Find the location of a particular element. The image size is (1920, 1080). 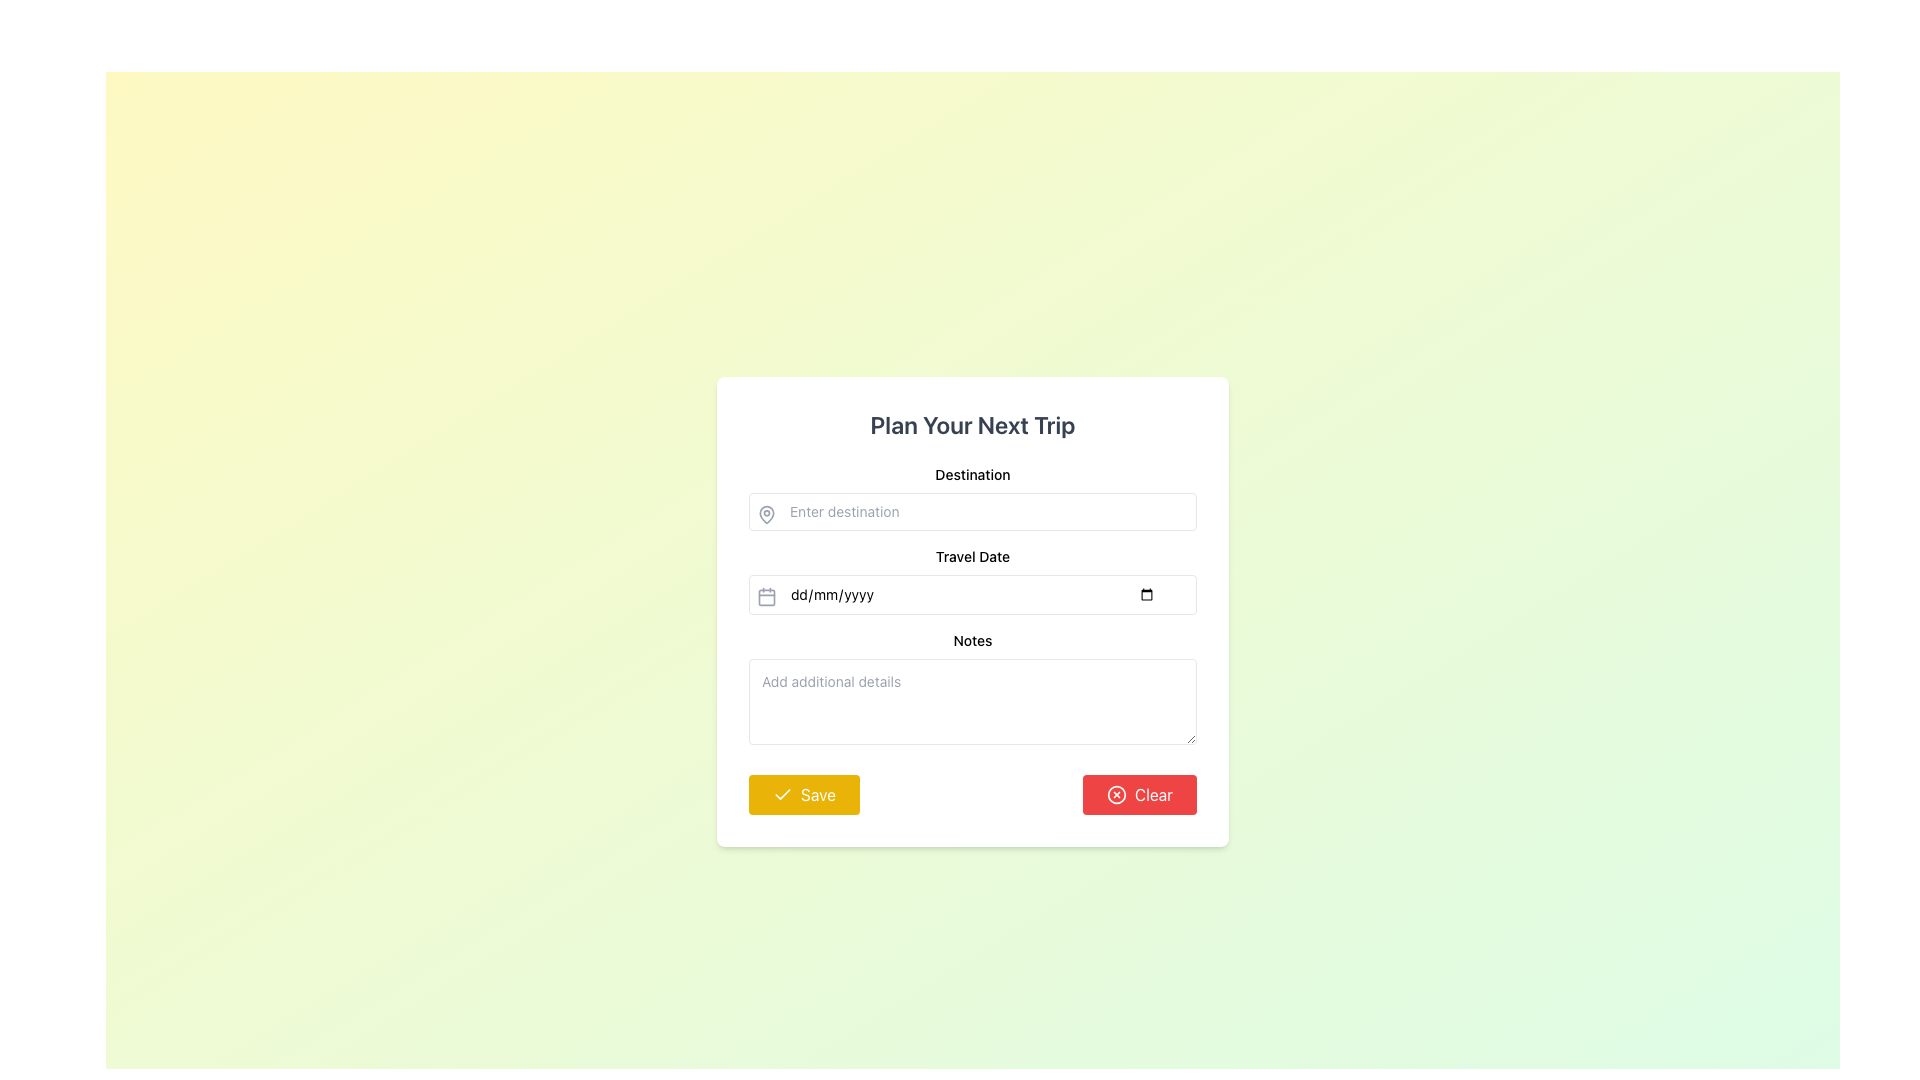

the 'Travel Date' text label, which is styled in a medium weight, small size sans-serif font, and is positioned above a date input field in the form-like structure is located at coordinates (973, 556).